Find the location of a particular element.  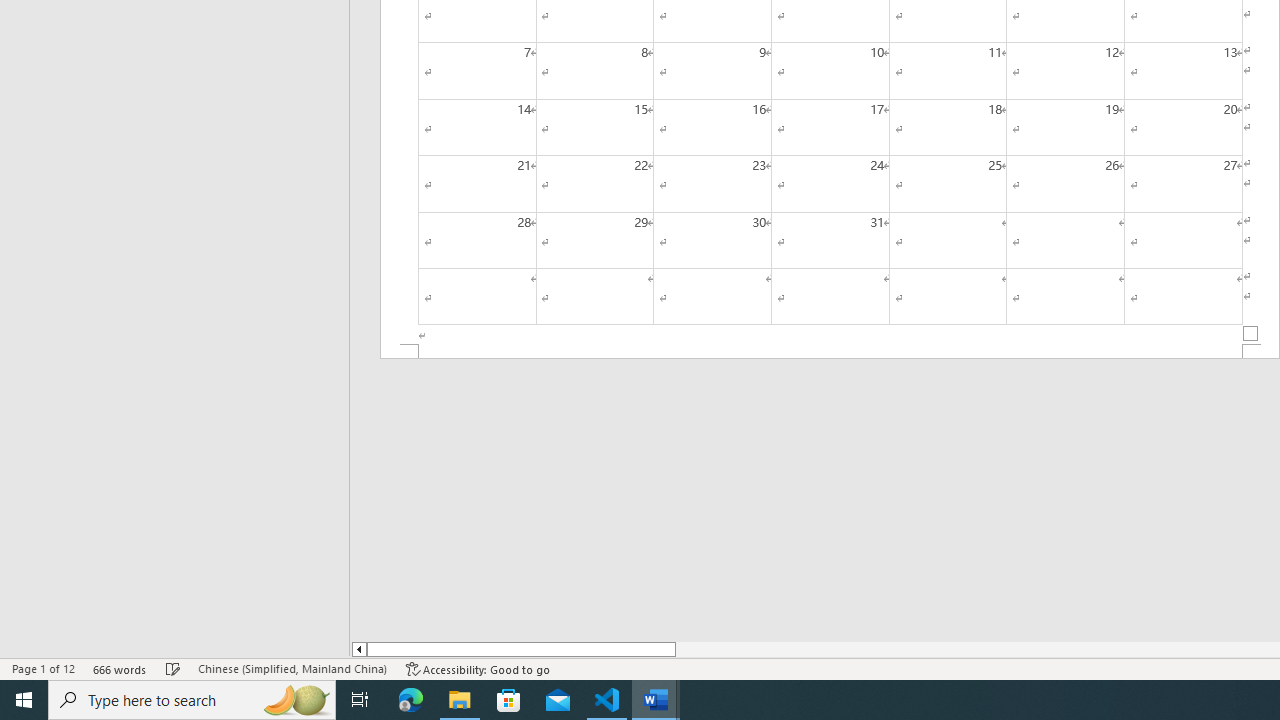

'Accessibility Checker Accessibility: Good to go' is located at coordinates (477, 669).